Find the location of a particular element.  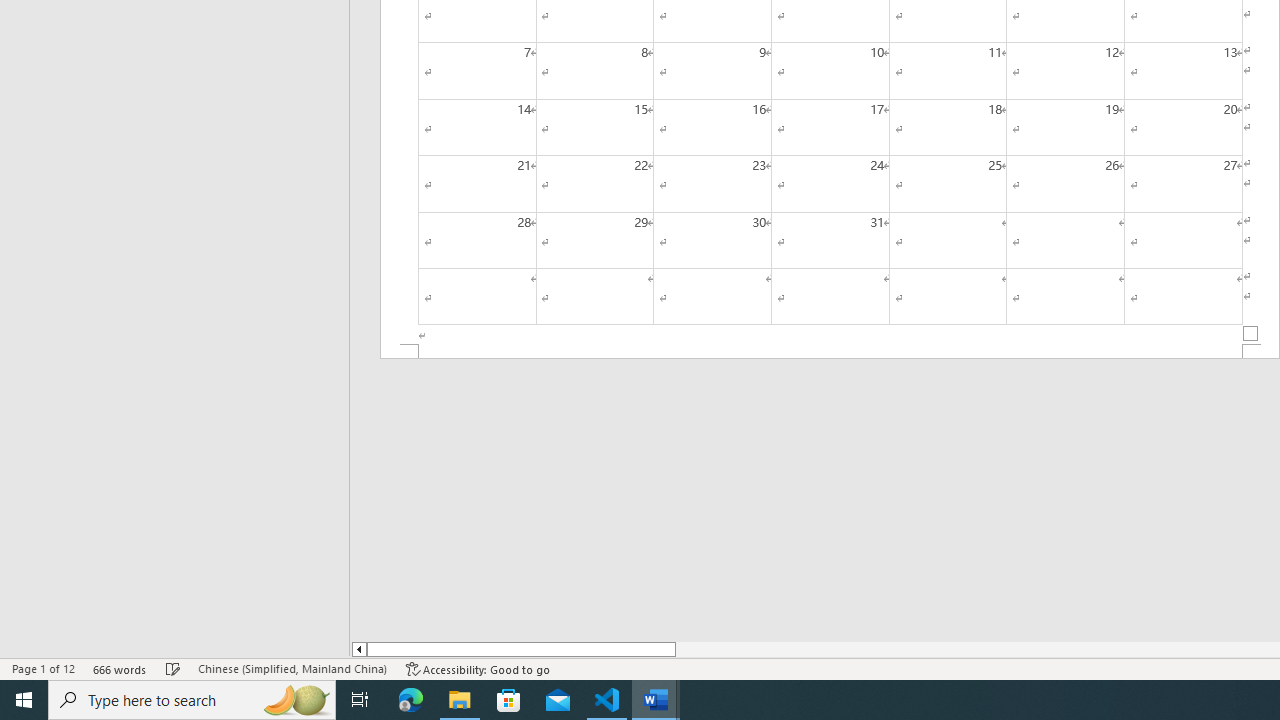

'Accessibility Checker Accessibility: Good to go' is located at coordinates (477, 669).